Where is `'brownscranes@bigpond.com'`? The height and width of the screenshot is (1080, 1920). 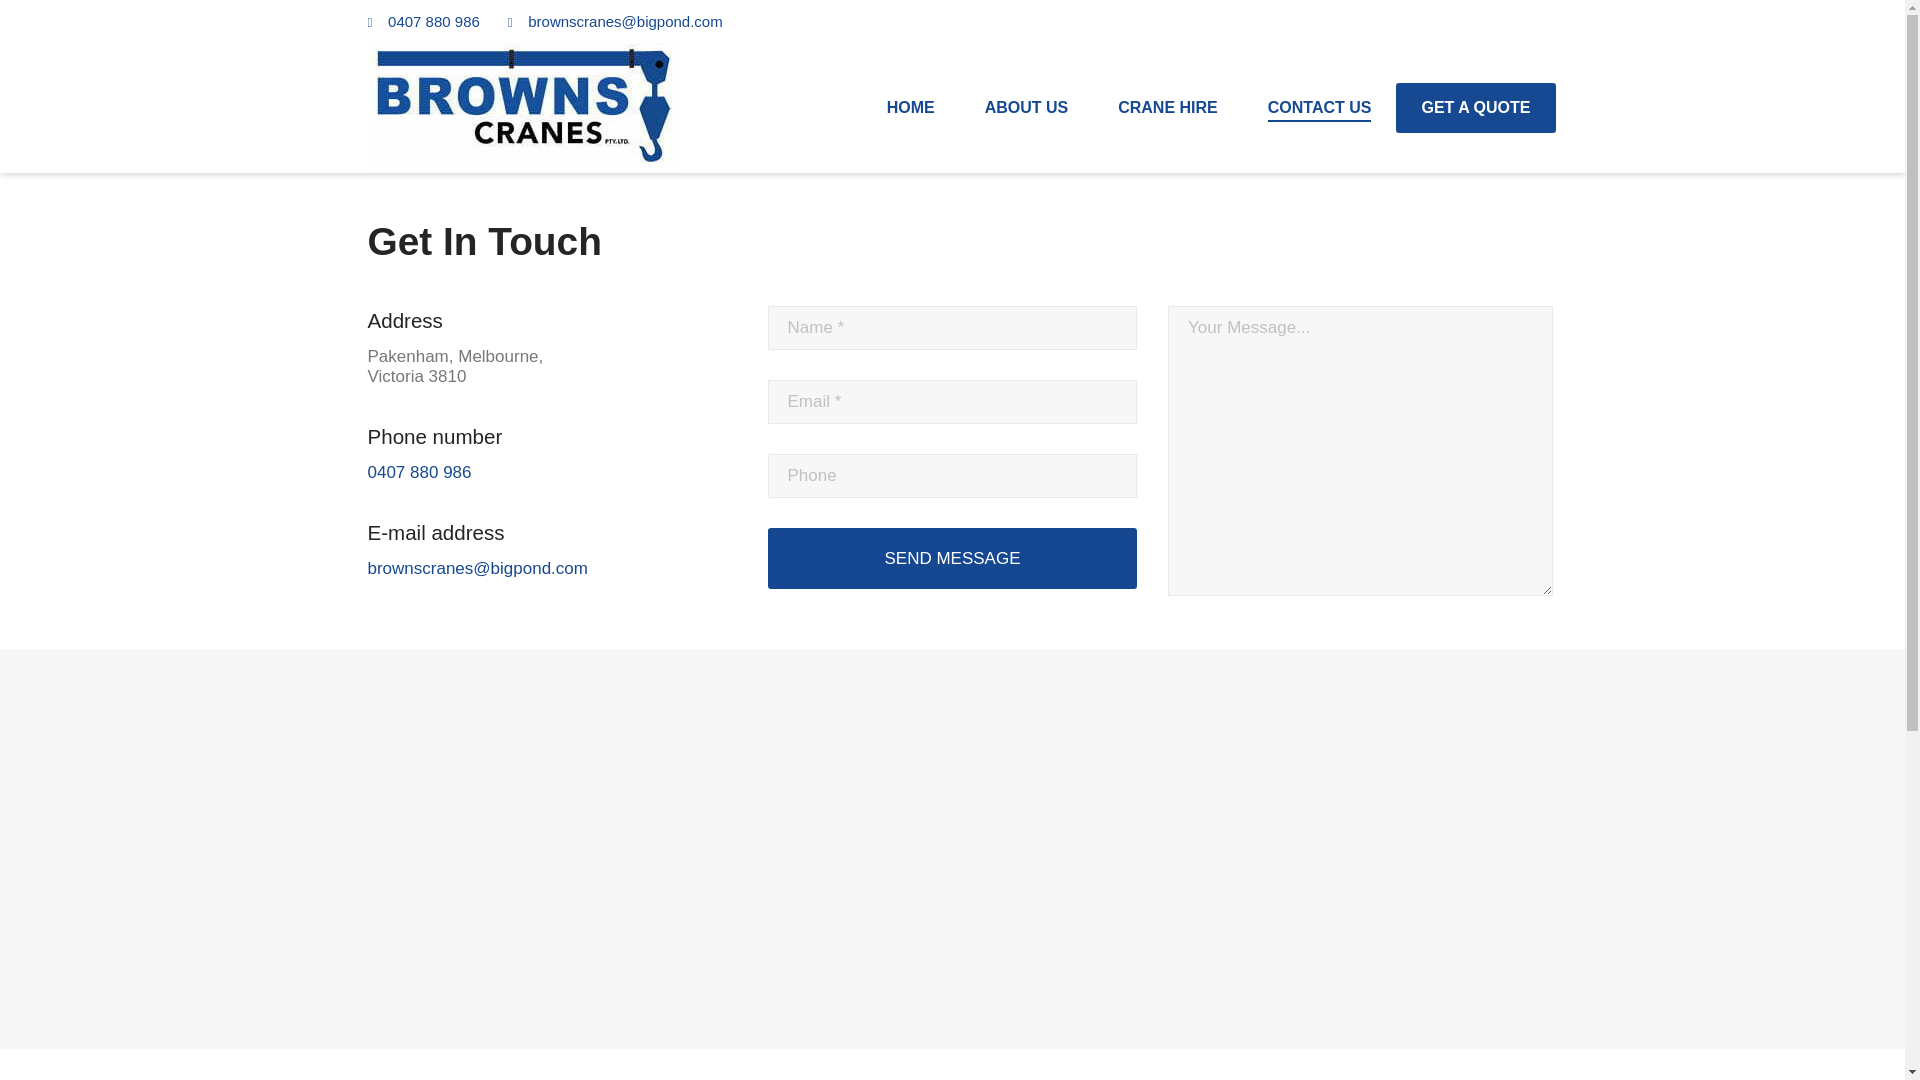
'brownscranes@bigpond.com' is located at coordinates (624, 21).